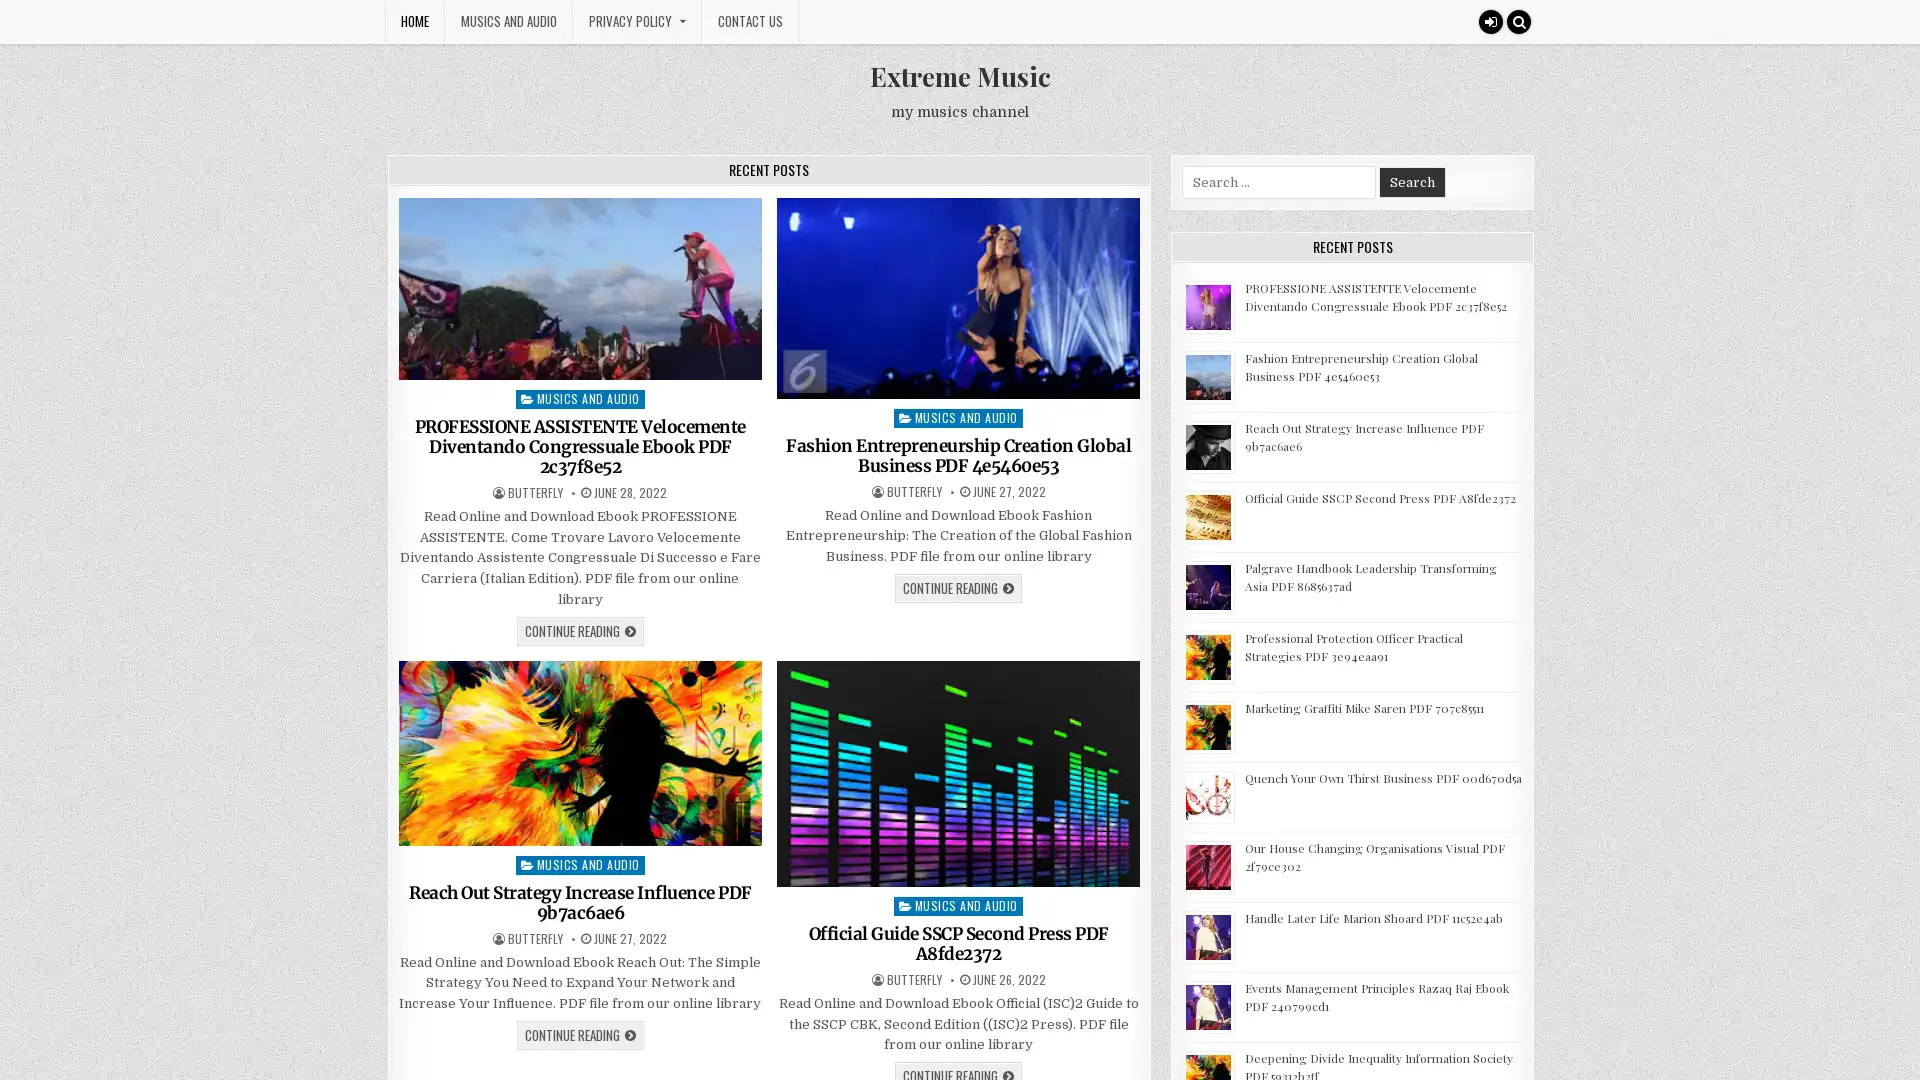 This screenshot has width=1920, height=1080. I want to click on Search, so click(1411, 182).